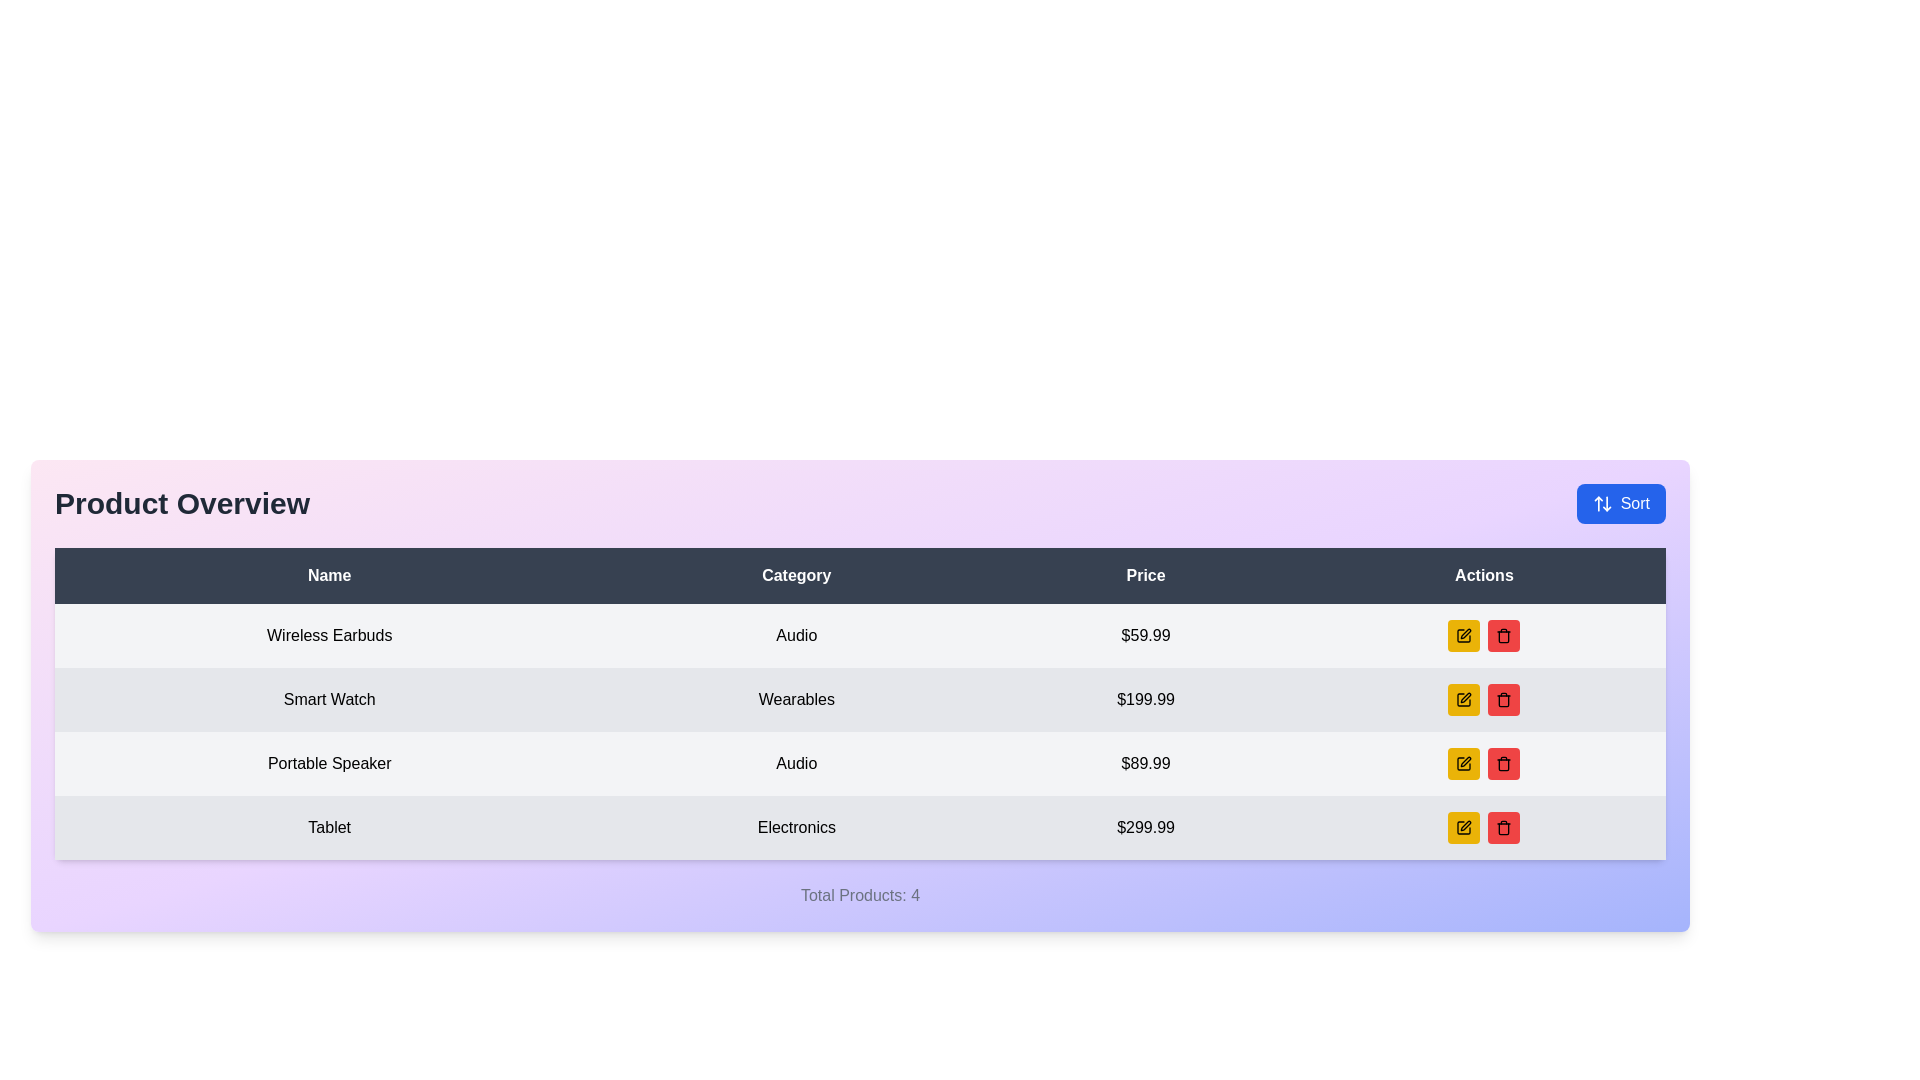 The image size is (1920, 1080). I want to click on the 'Edit' button in the 'Actions' column for the 'Portable Speaker' product, so click(1464, 636).